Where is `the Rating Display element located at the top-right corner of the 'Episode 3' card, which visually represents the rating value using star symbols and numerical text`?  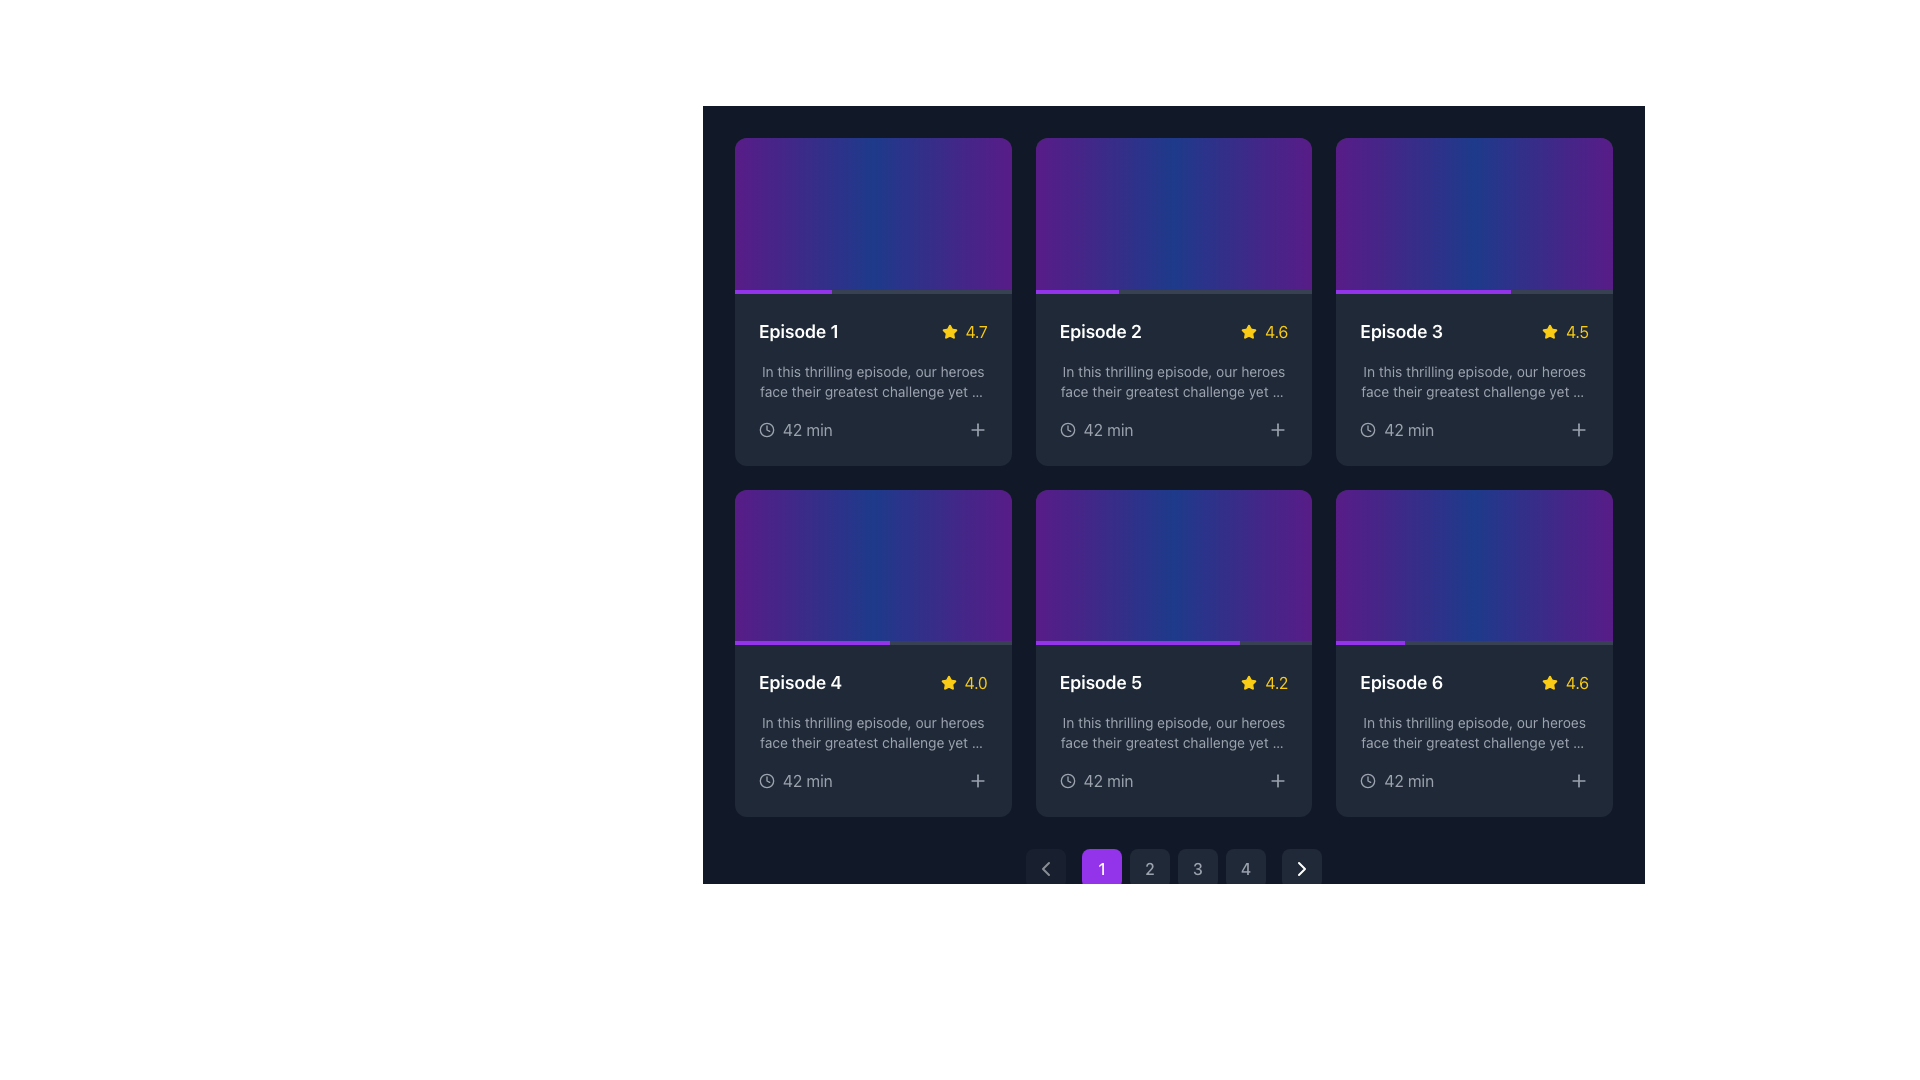 the Rating Display element located at the top-right corner of the 'Episode 3' card, which visually represents the rating value using star symbols and numerical text is located at coordinates (1564, 330).